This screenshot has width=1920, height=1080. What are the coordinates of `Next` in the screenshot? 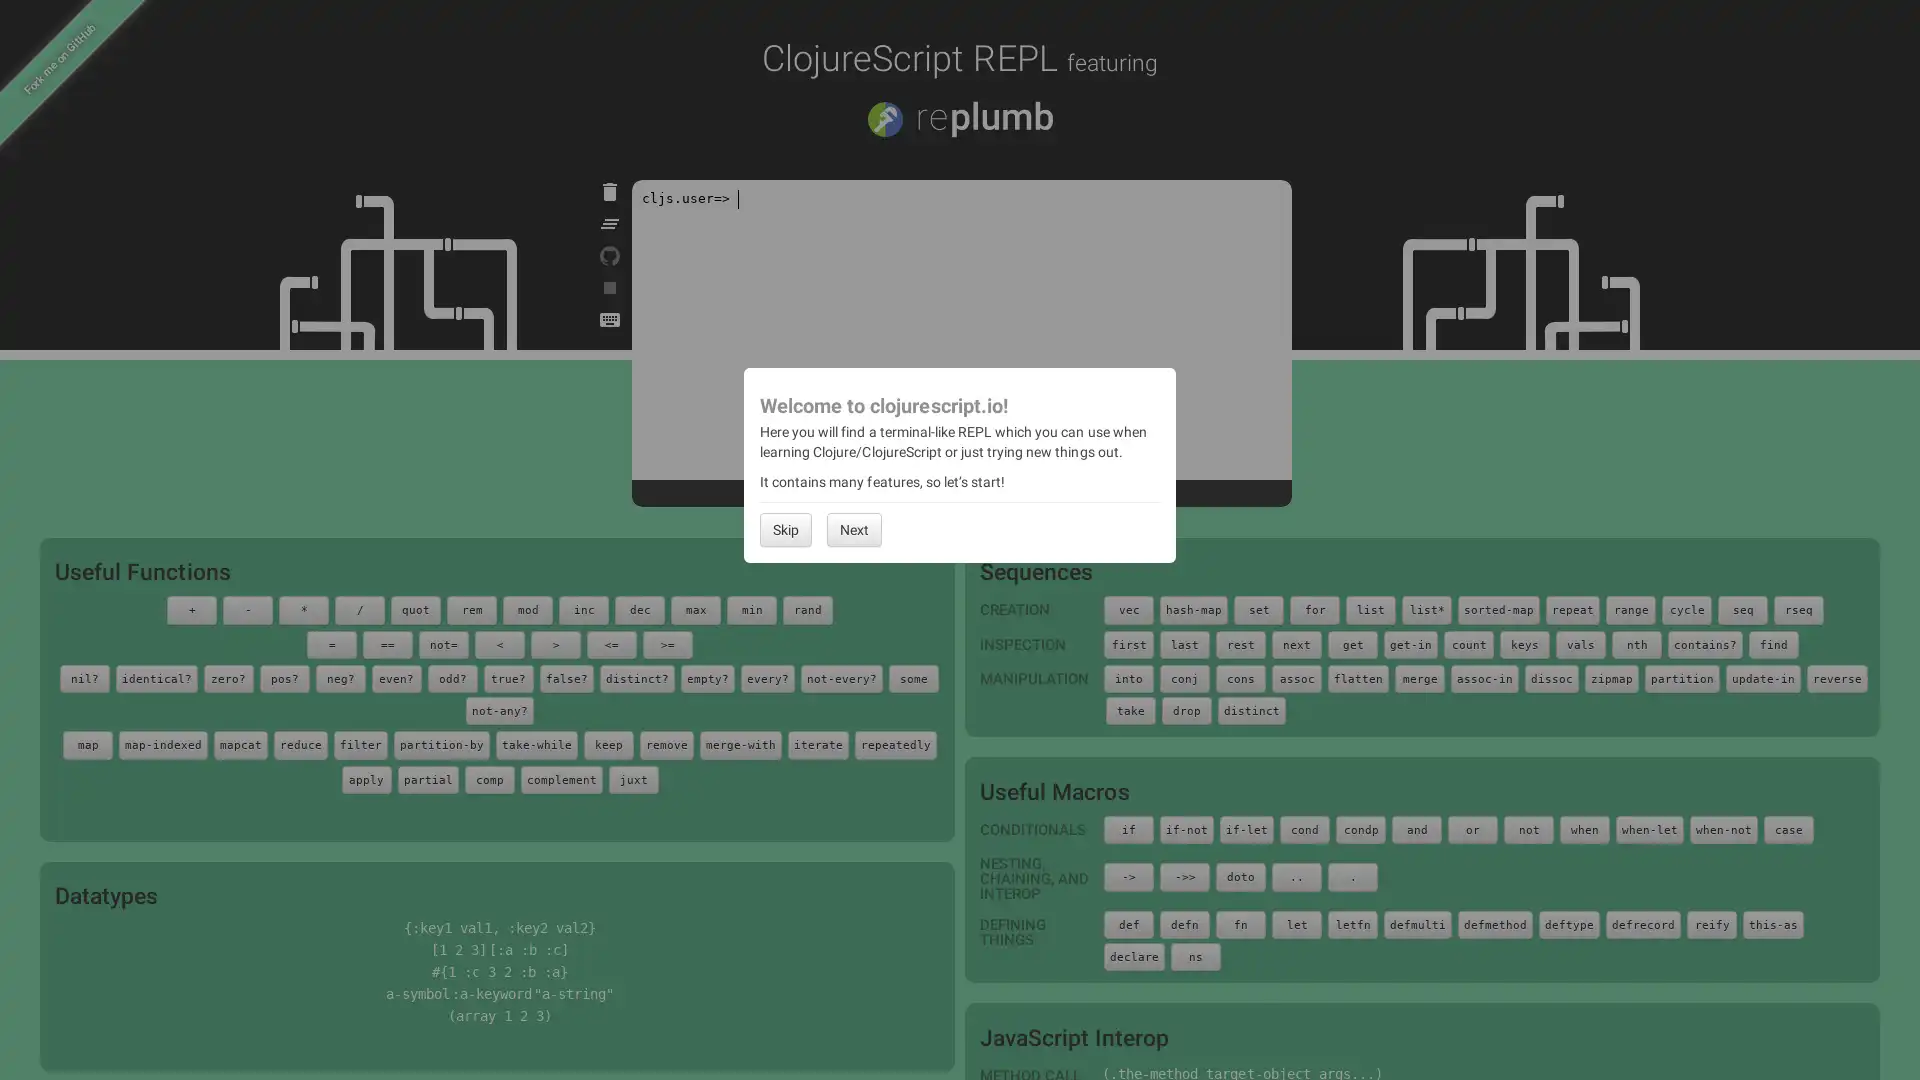 It's located at (854, 527).